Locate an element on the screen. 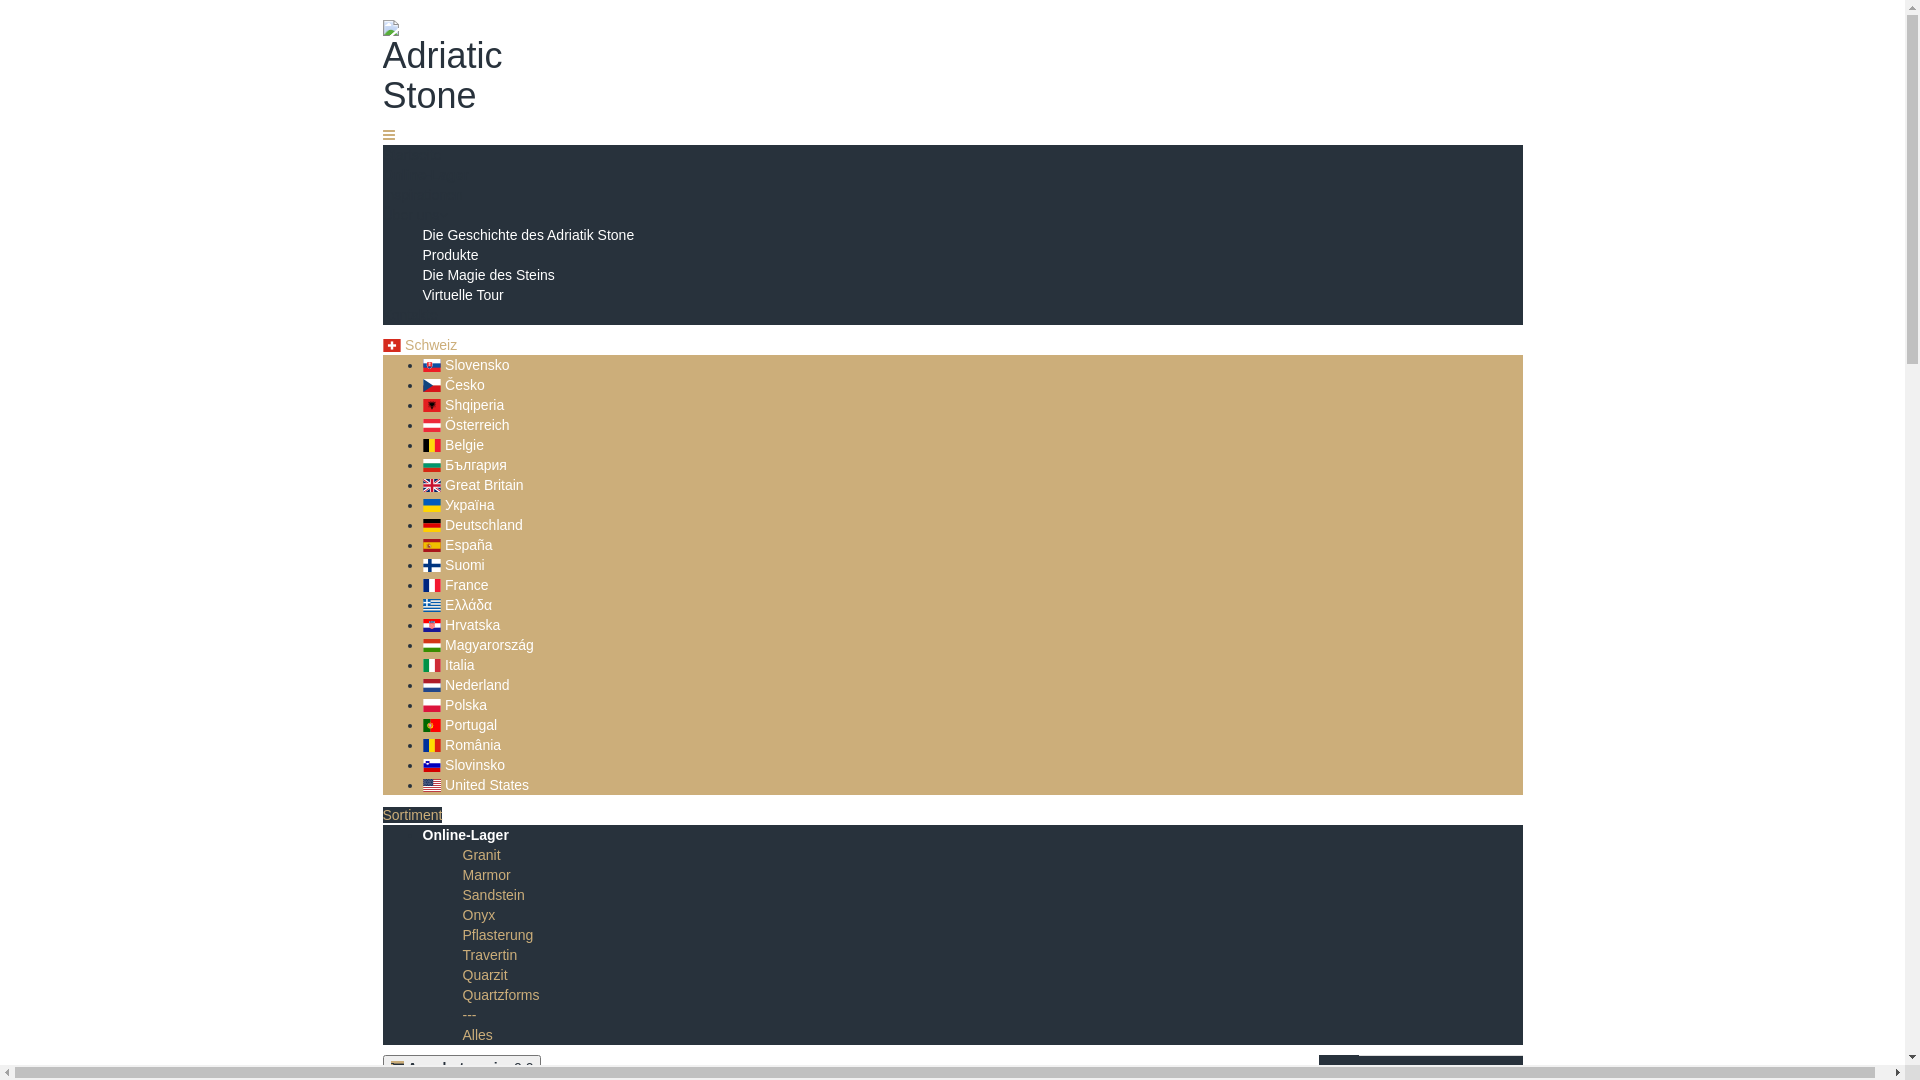  ' France' is located at coordinates (454, 585).